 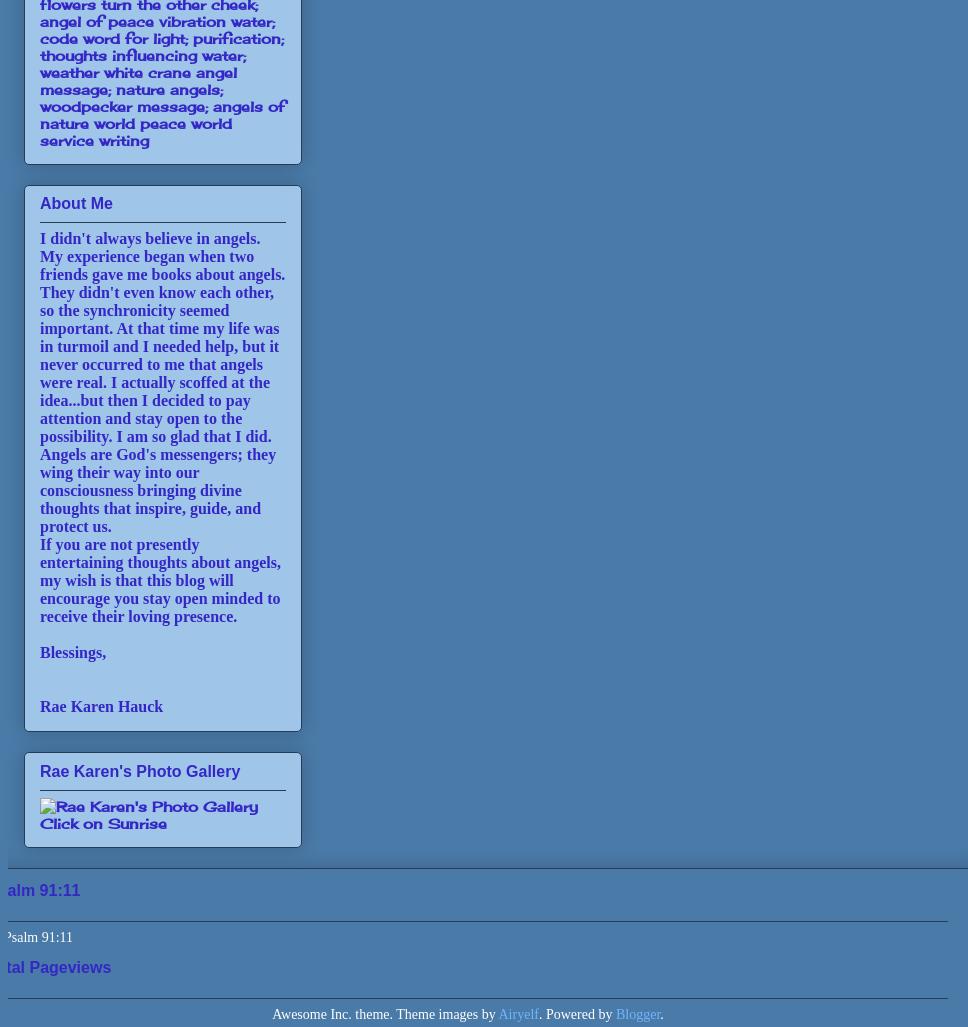 I want to click on '. Powered by', so click(x=576, y=1012).